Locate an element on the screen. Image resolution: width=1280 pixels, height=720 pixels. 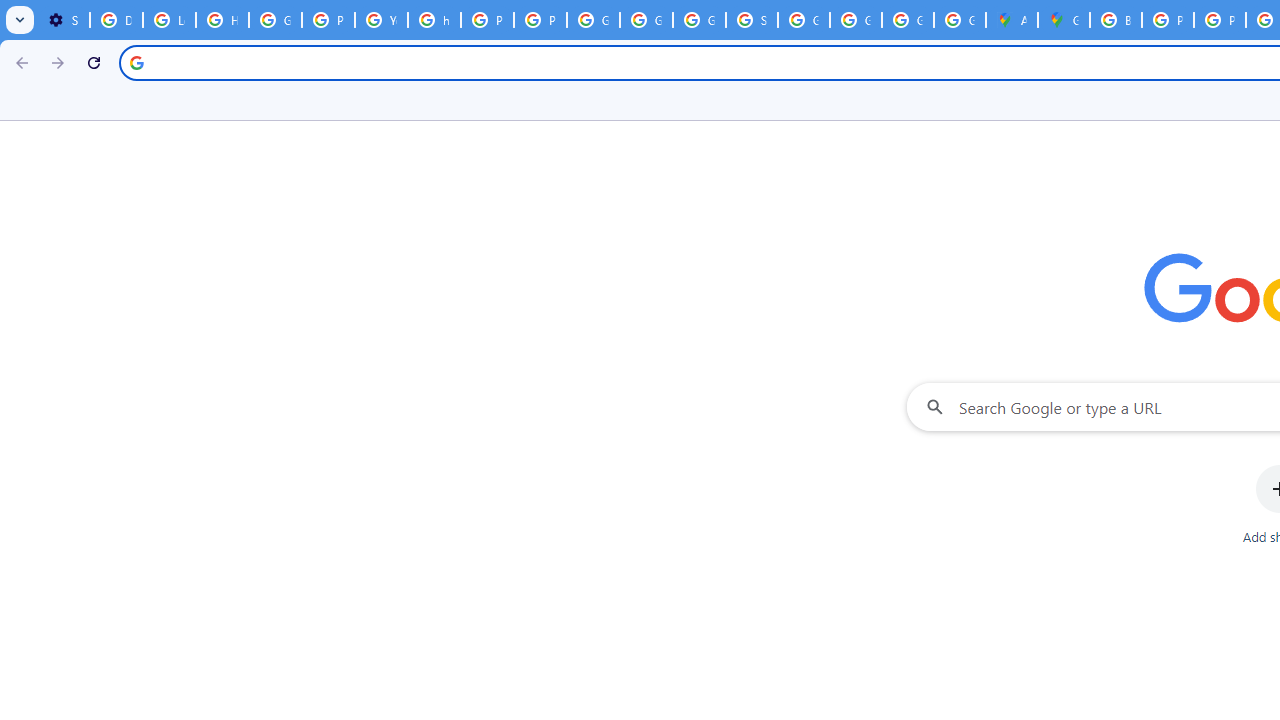
'Blogger Policies and Guidelines - Transparency Center' is located at coordinates (1115, 20).